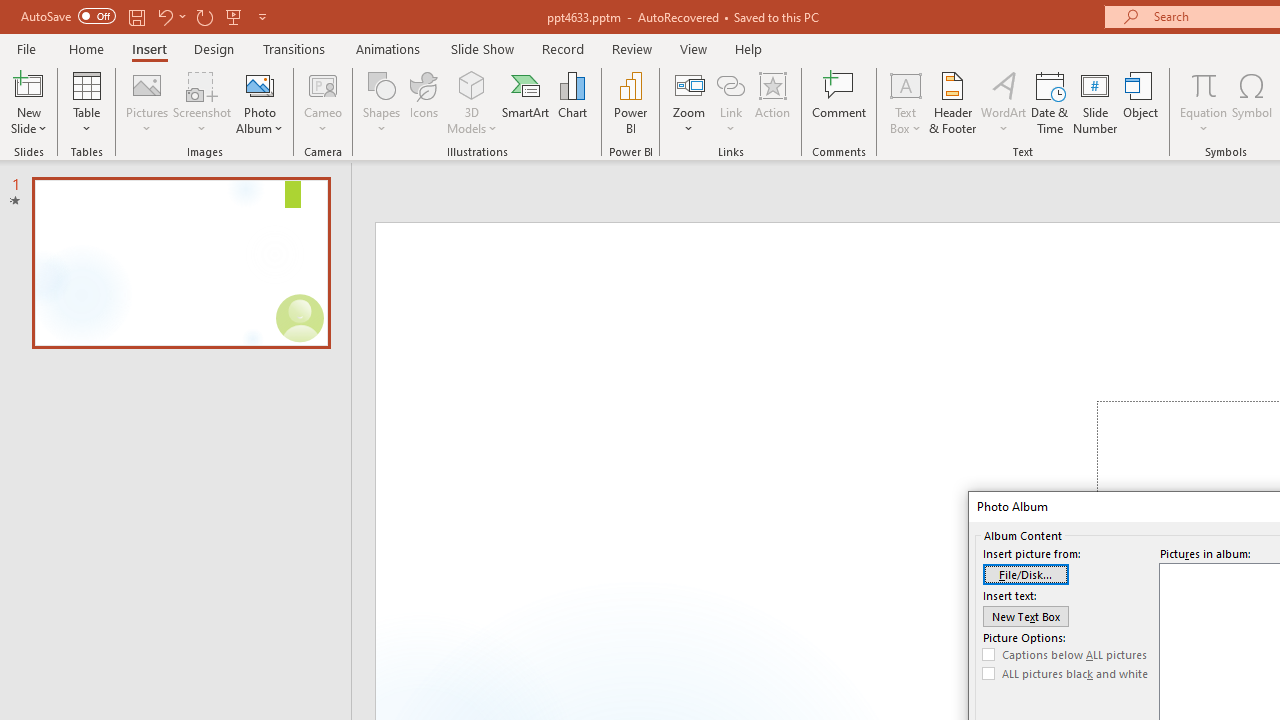 The image size is (1280, 720). What do you see at coordinates (258, 103) in the screenshot?
I see `'Photo Album...'` at bounding box center [258, 103].